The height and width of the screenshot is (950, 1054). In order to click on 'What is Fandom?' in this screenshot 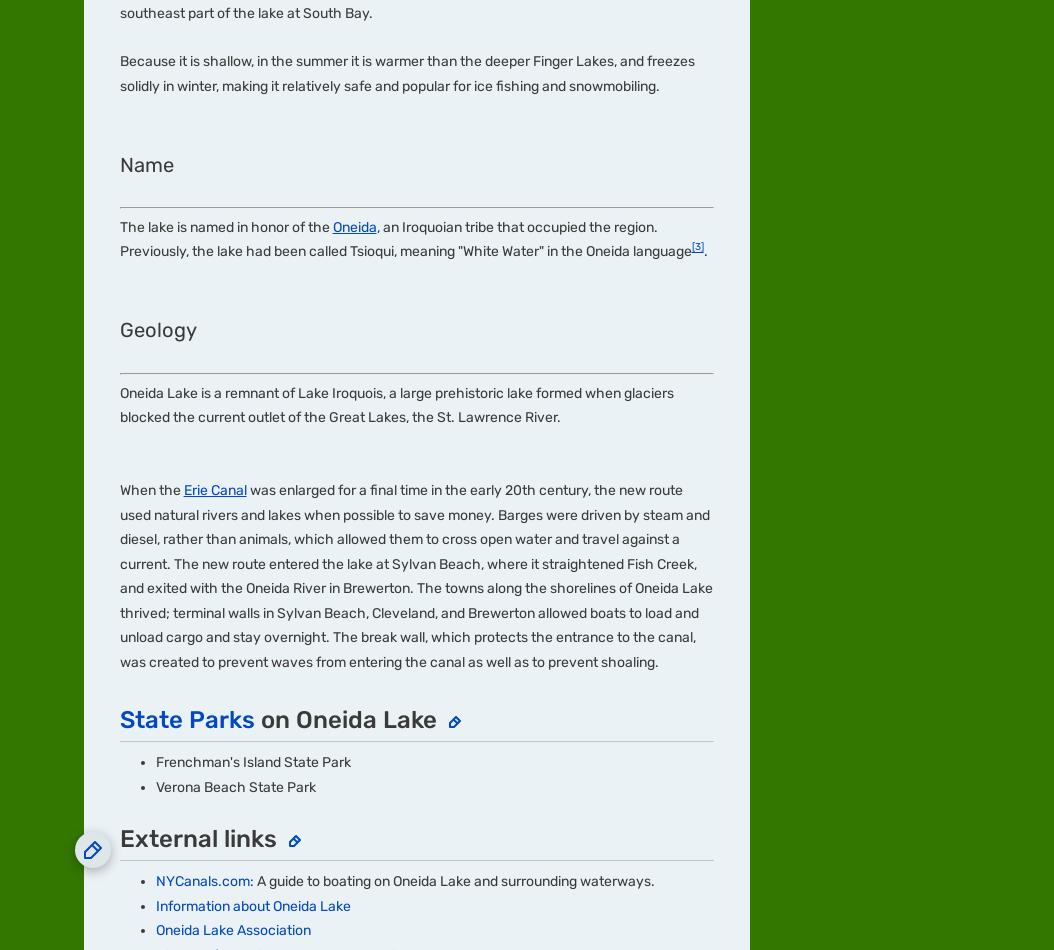, I will do `click(83, 269)`.